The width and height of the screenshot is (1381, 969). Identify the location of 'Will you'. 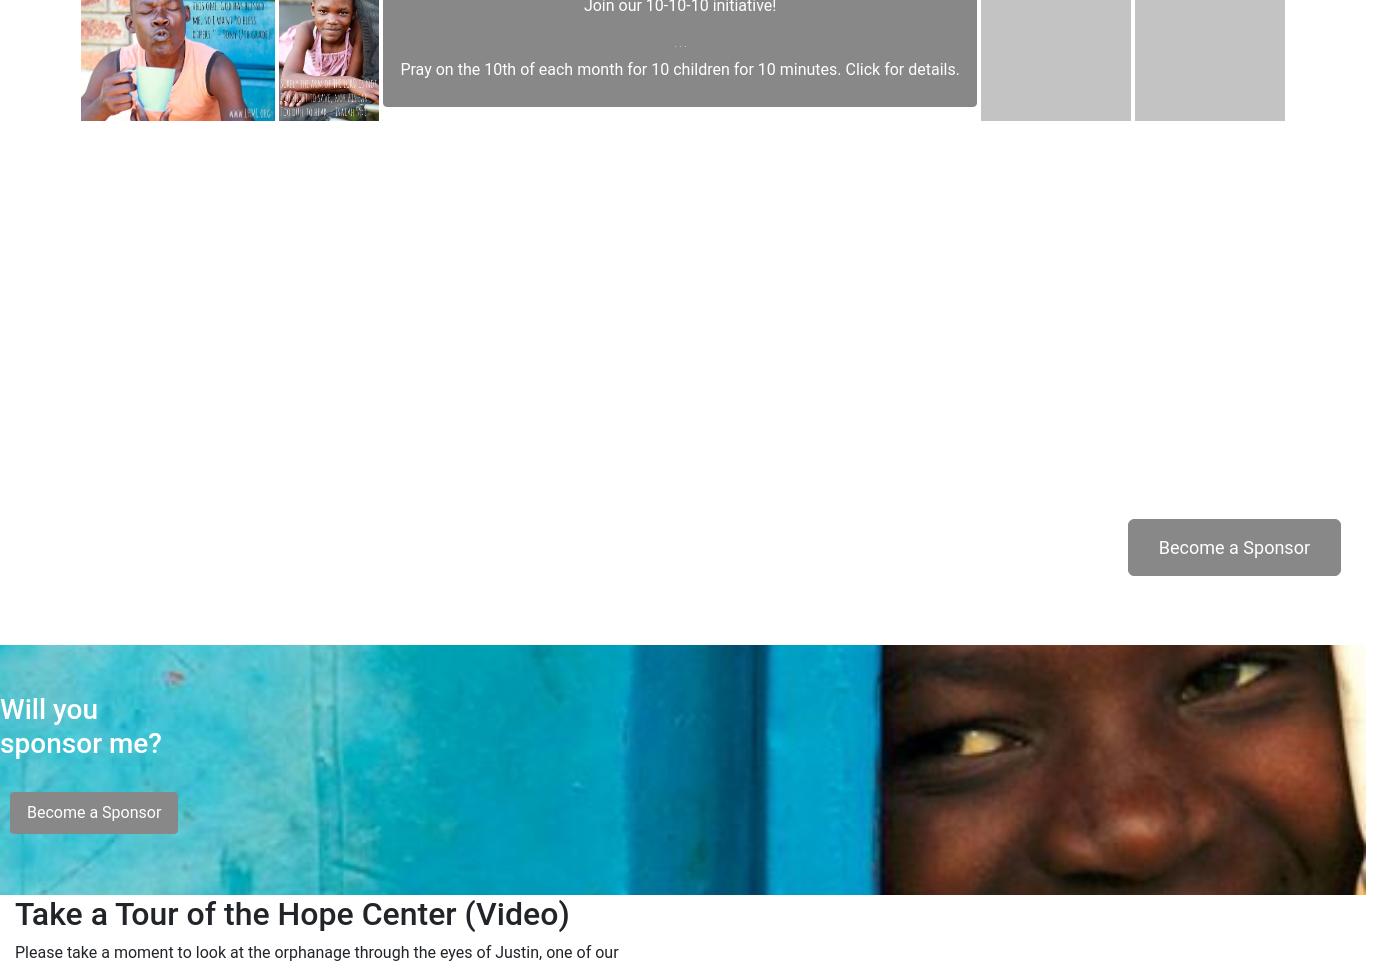
(48, 754).